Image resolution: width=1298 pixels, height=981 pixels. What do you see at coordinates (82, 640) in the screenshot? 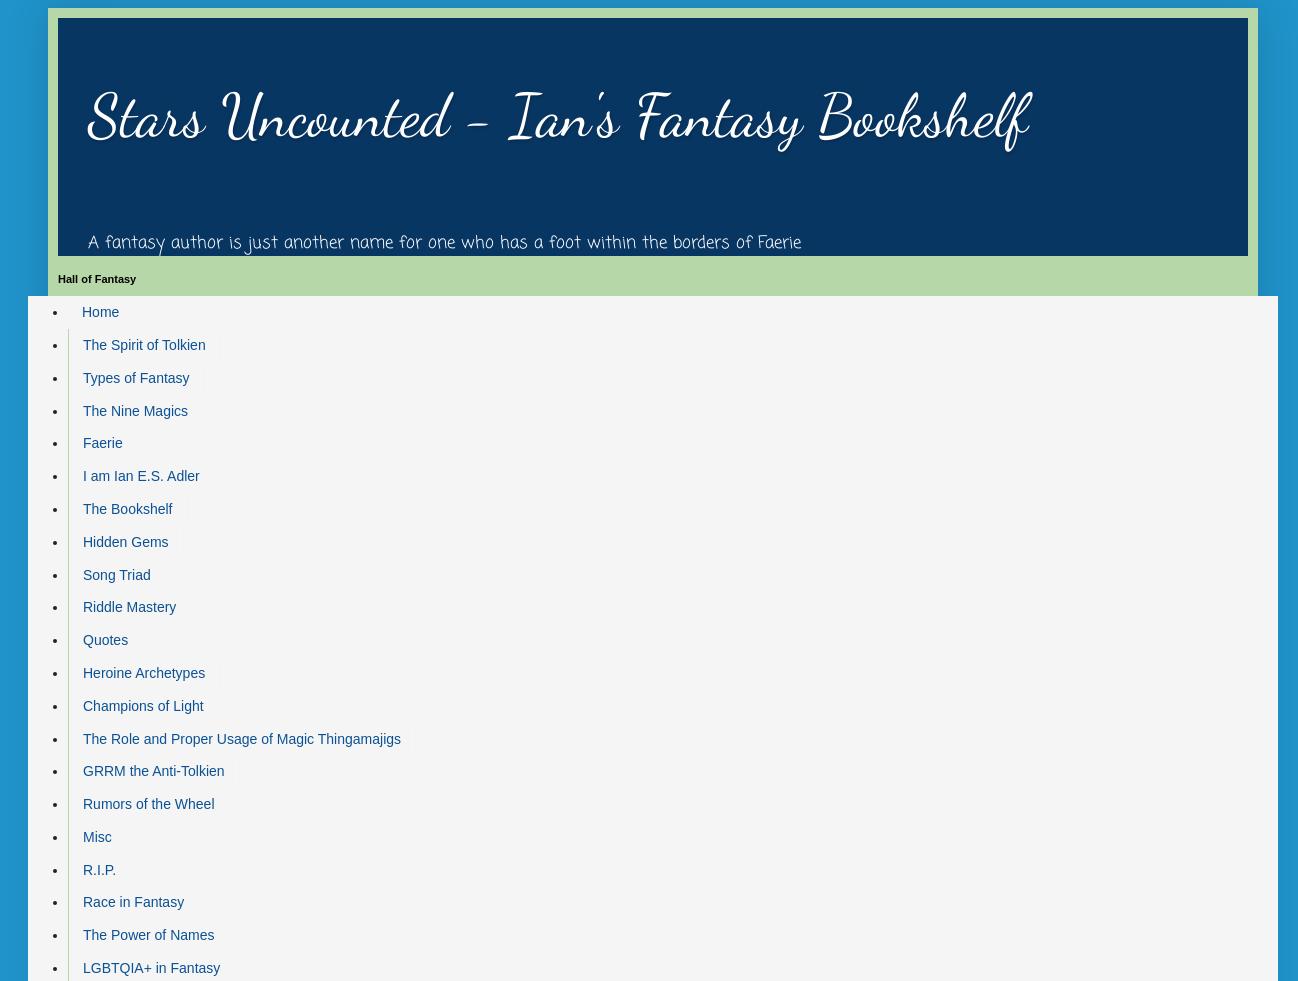
I see `'Quotes'` at bounding box center [82, 640].